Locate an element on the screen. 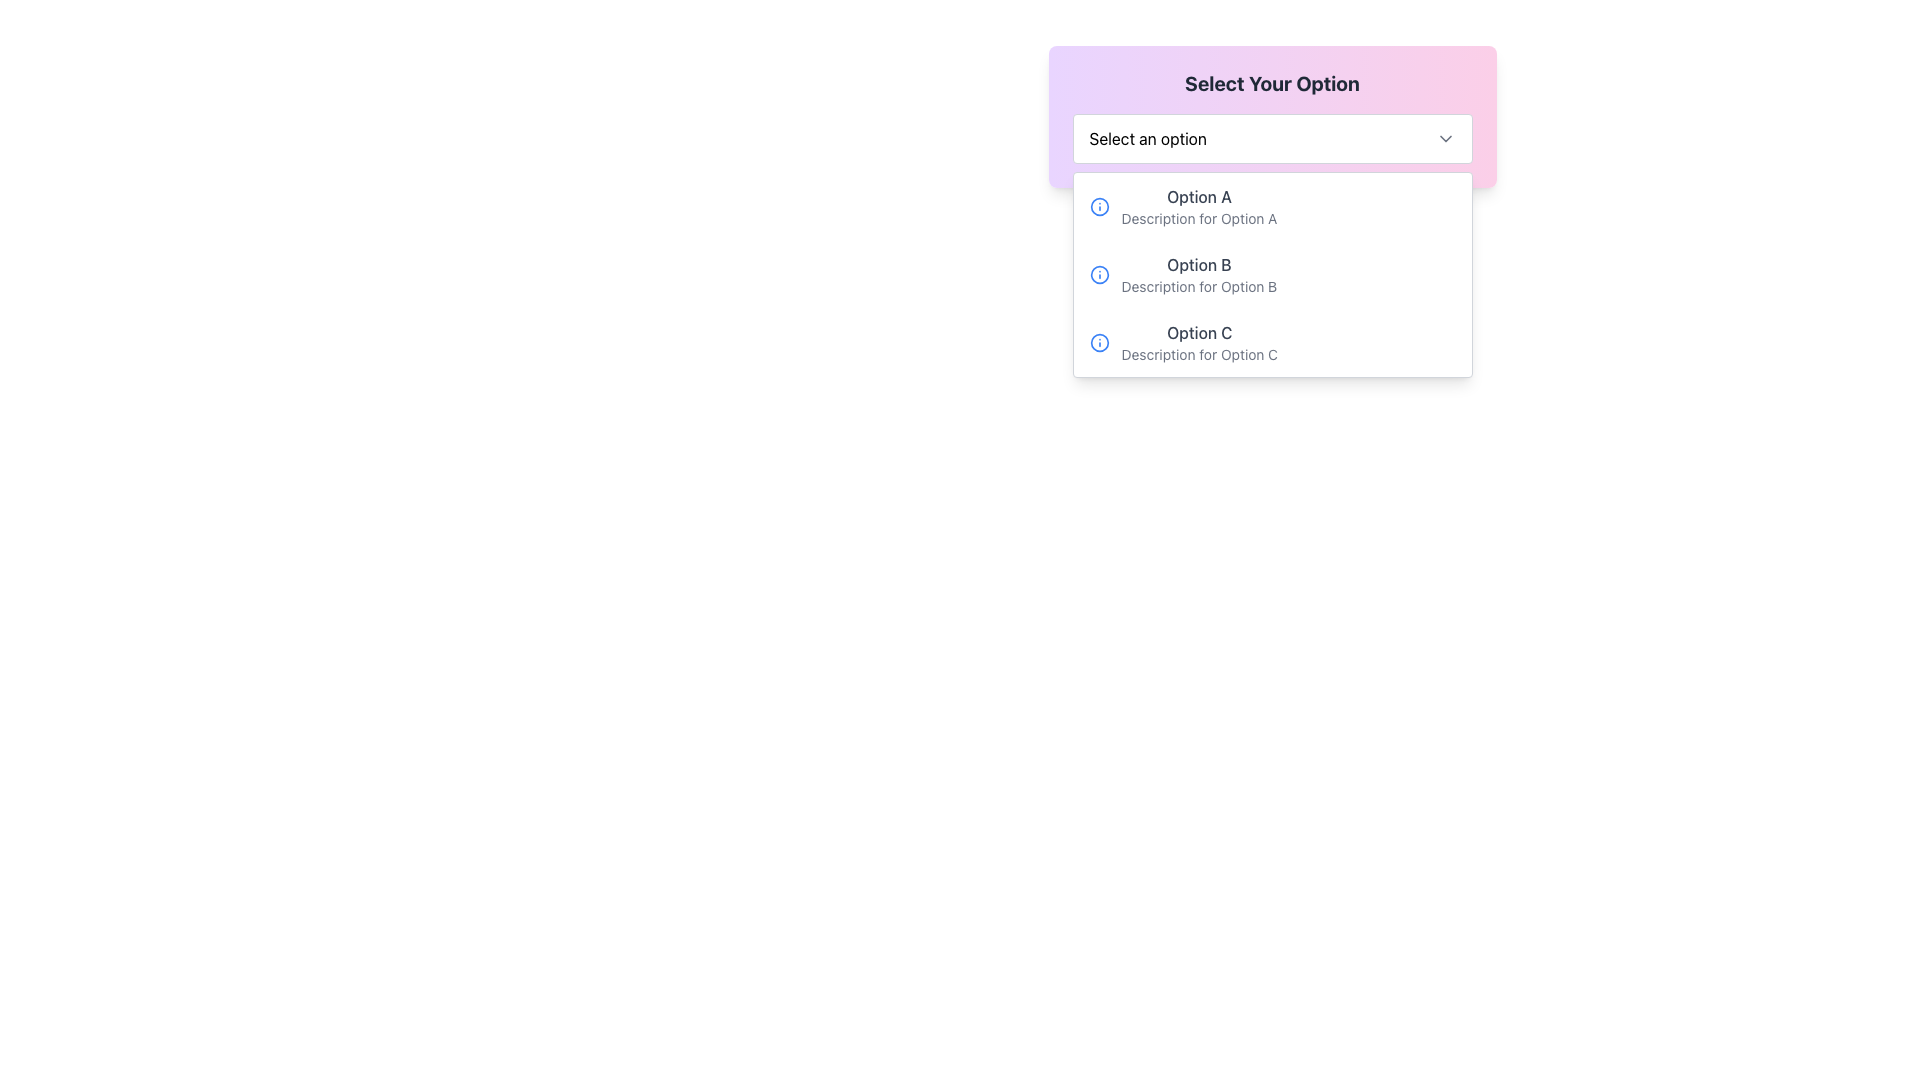 The height and width of the screenshot is (1080, 1920). the bold text label that says 'Select Your Option', which is prominently displayed at the top of a card-like group above the dropdown menu is located at coordinates (1271, 83).